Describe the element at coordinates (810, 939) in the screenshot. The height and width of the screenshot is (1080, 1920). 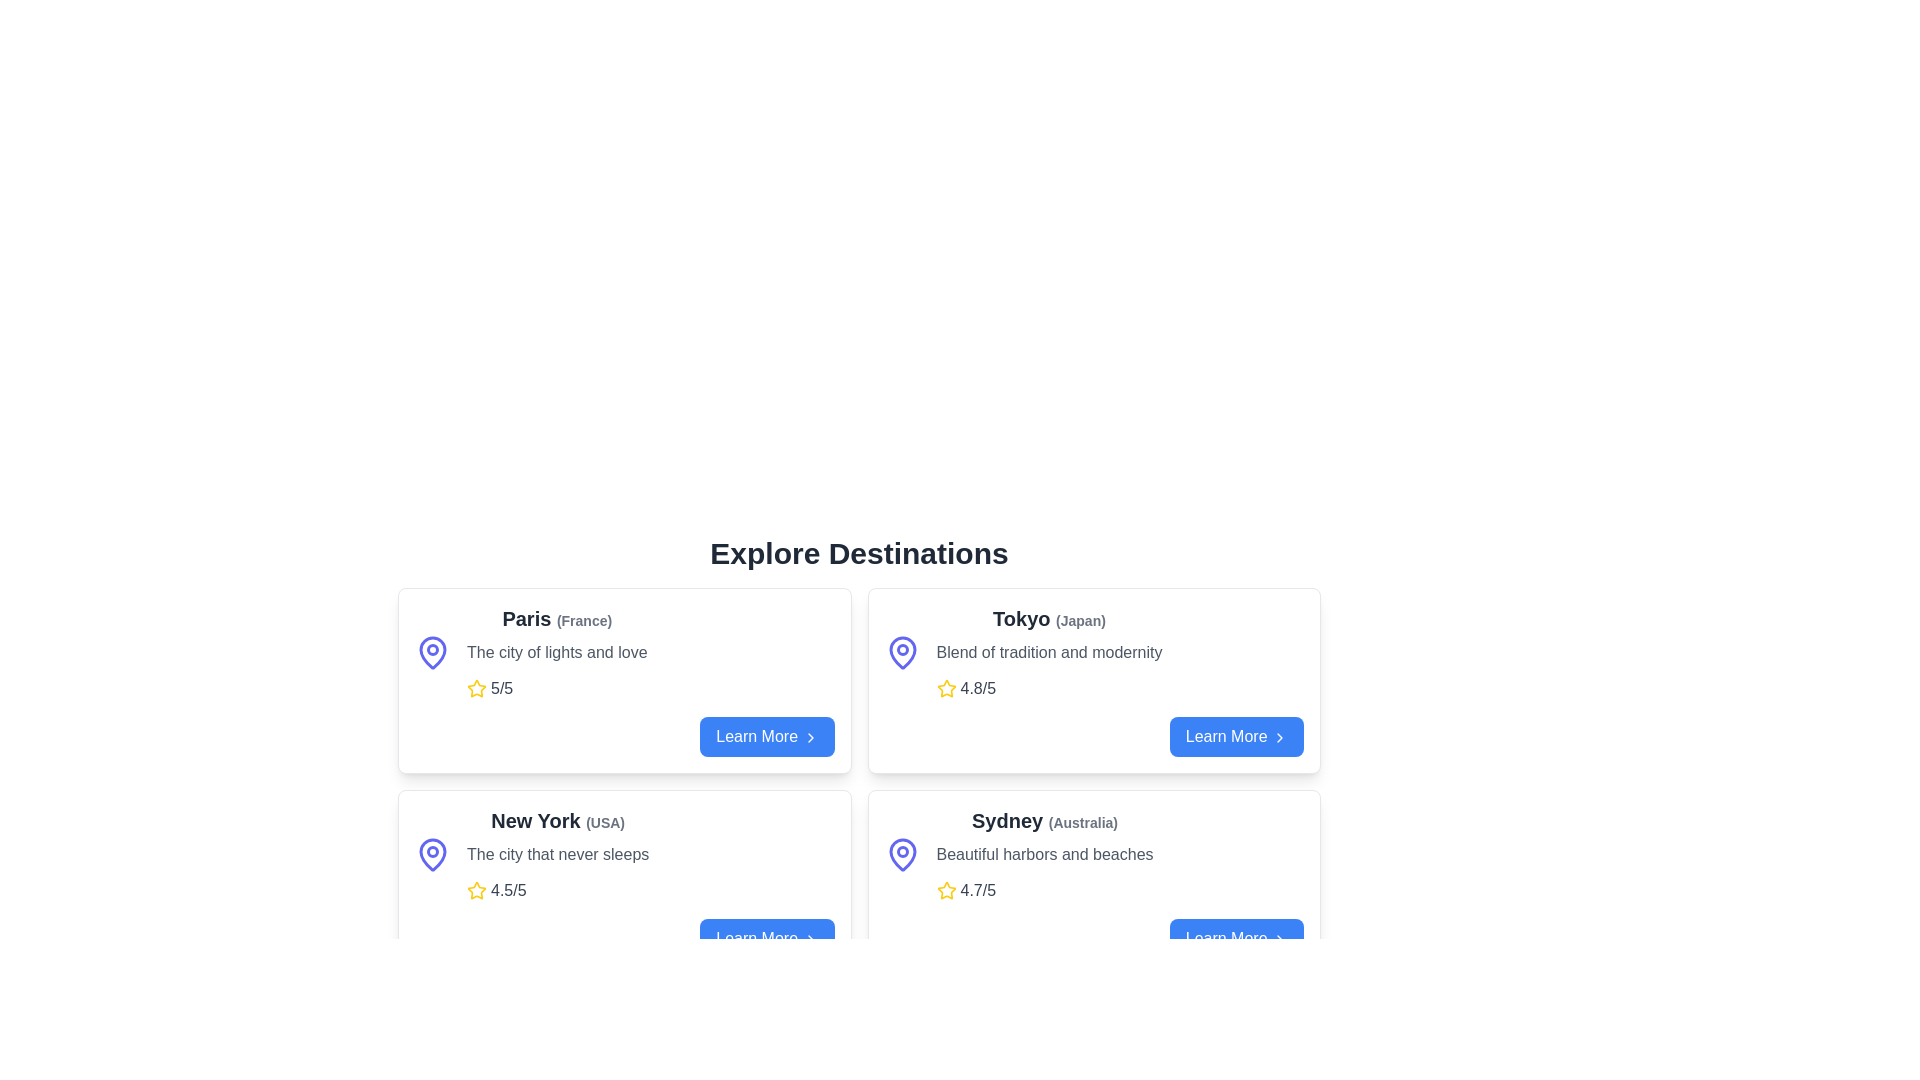
I see `the right-pointing chevron icon within the 'Learn More' button located in the card for 'New York (USA)'` at that location.